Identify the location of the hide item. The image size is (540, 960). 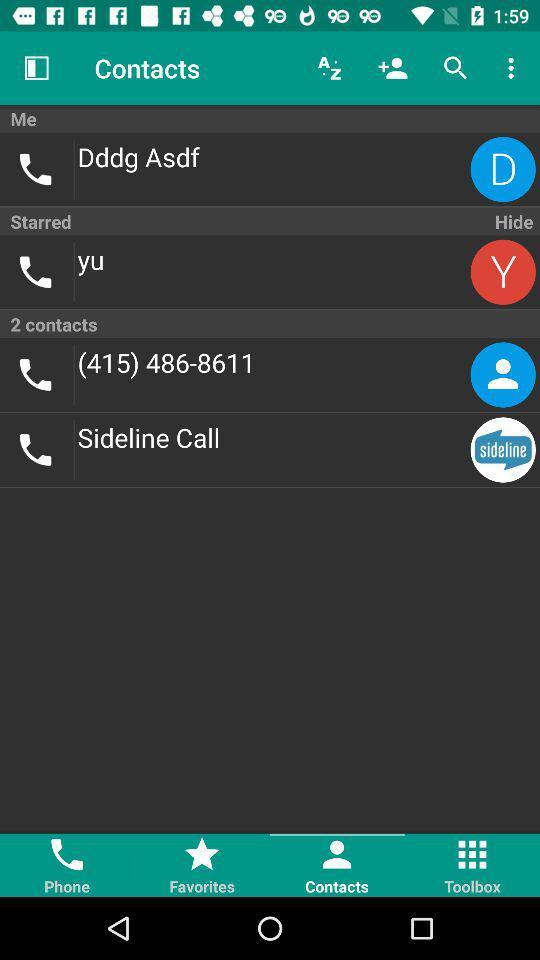
(512, 221).